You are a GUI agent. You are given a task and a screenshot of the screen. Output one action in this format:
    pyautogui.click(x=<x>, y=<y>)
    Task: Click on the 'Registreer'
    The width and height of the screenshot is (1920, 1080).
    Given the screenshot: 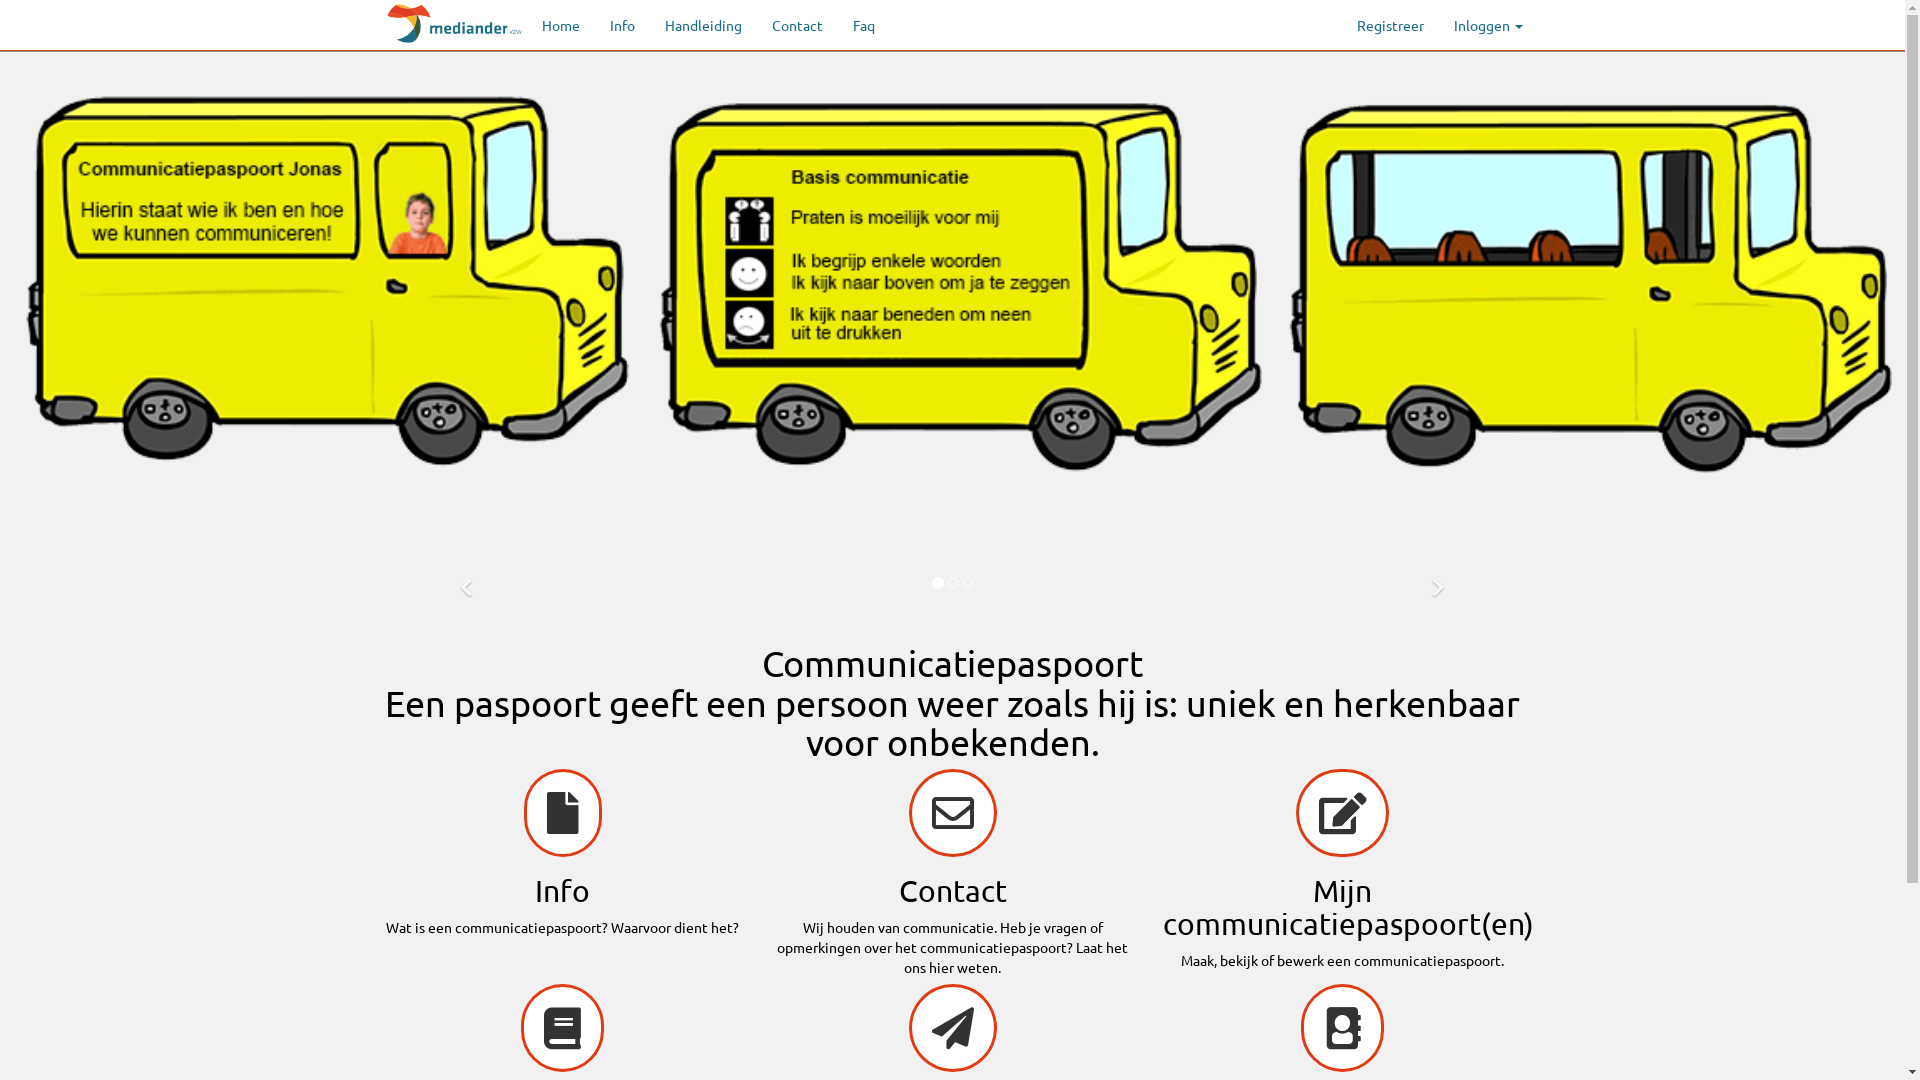 What is the action you would take?
    pyautogui.click(x=1389, y=24)
    